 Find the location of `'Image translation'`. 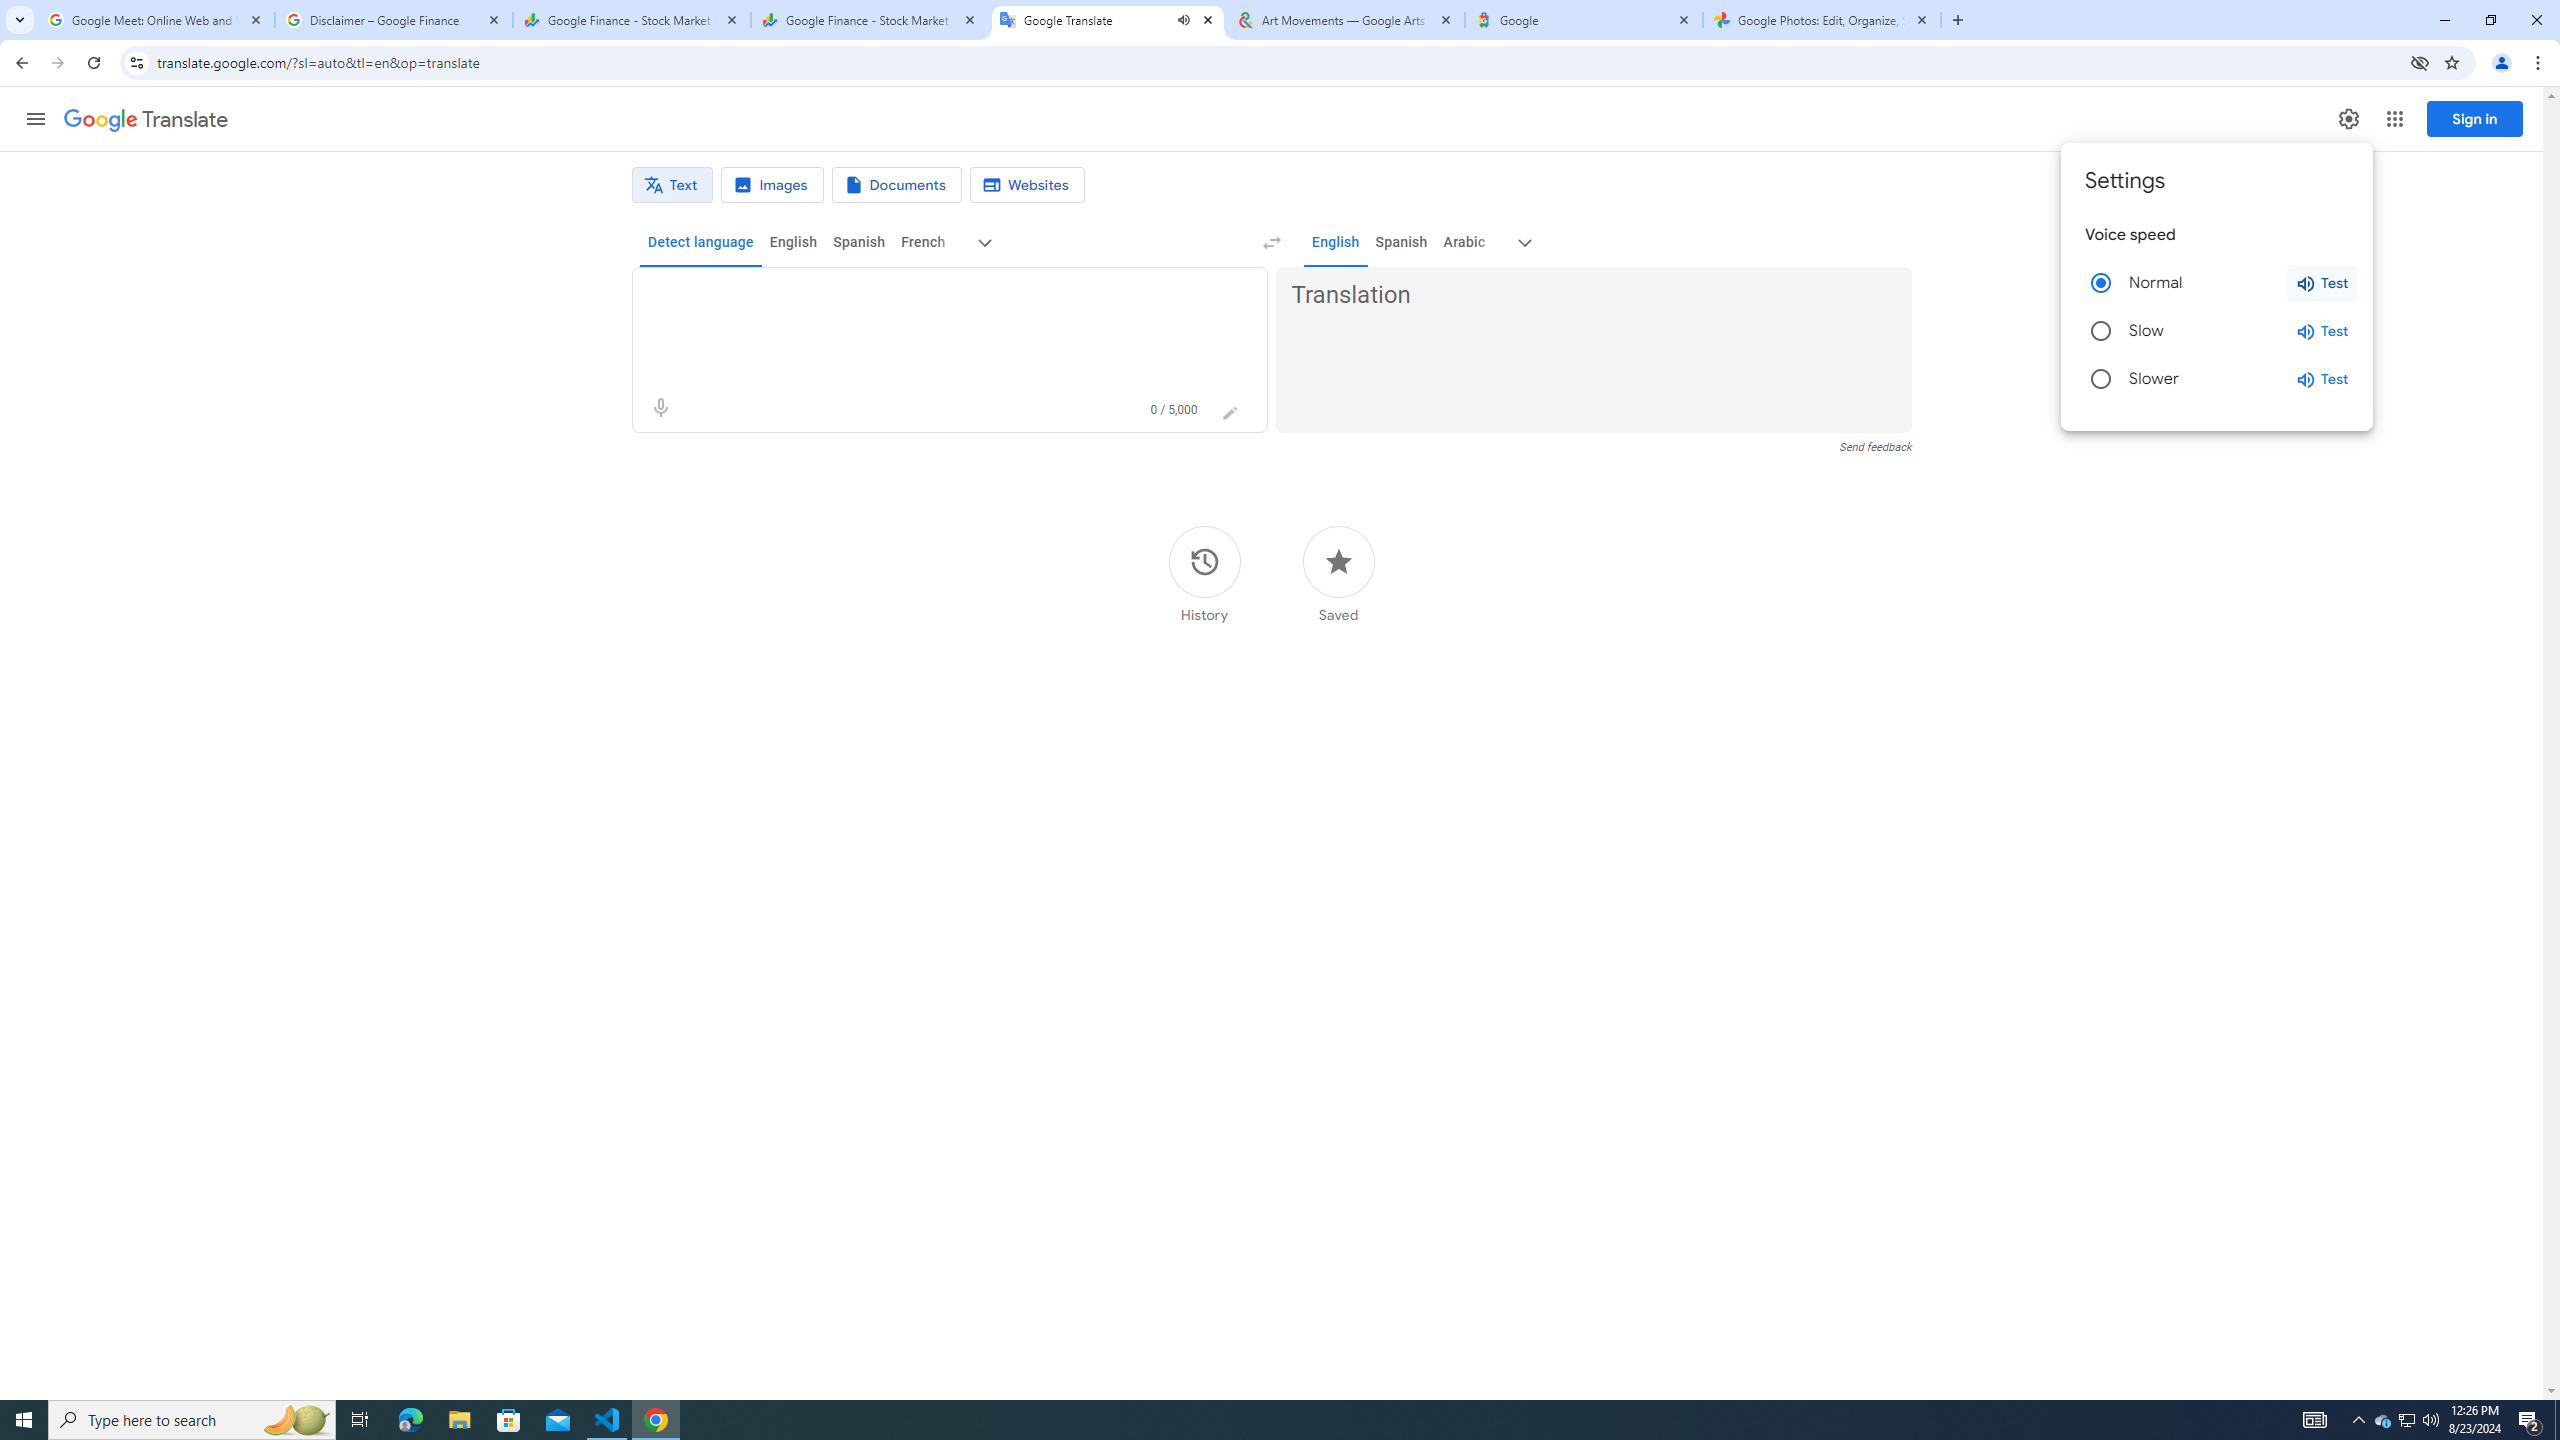

'Image translation' is located at coordinates (773, 184).